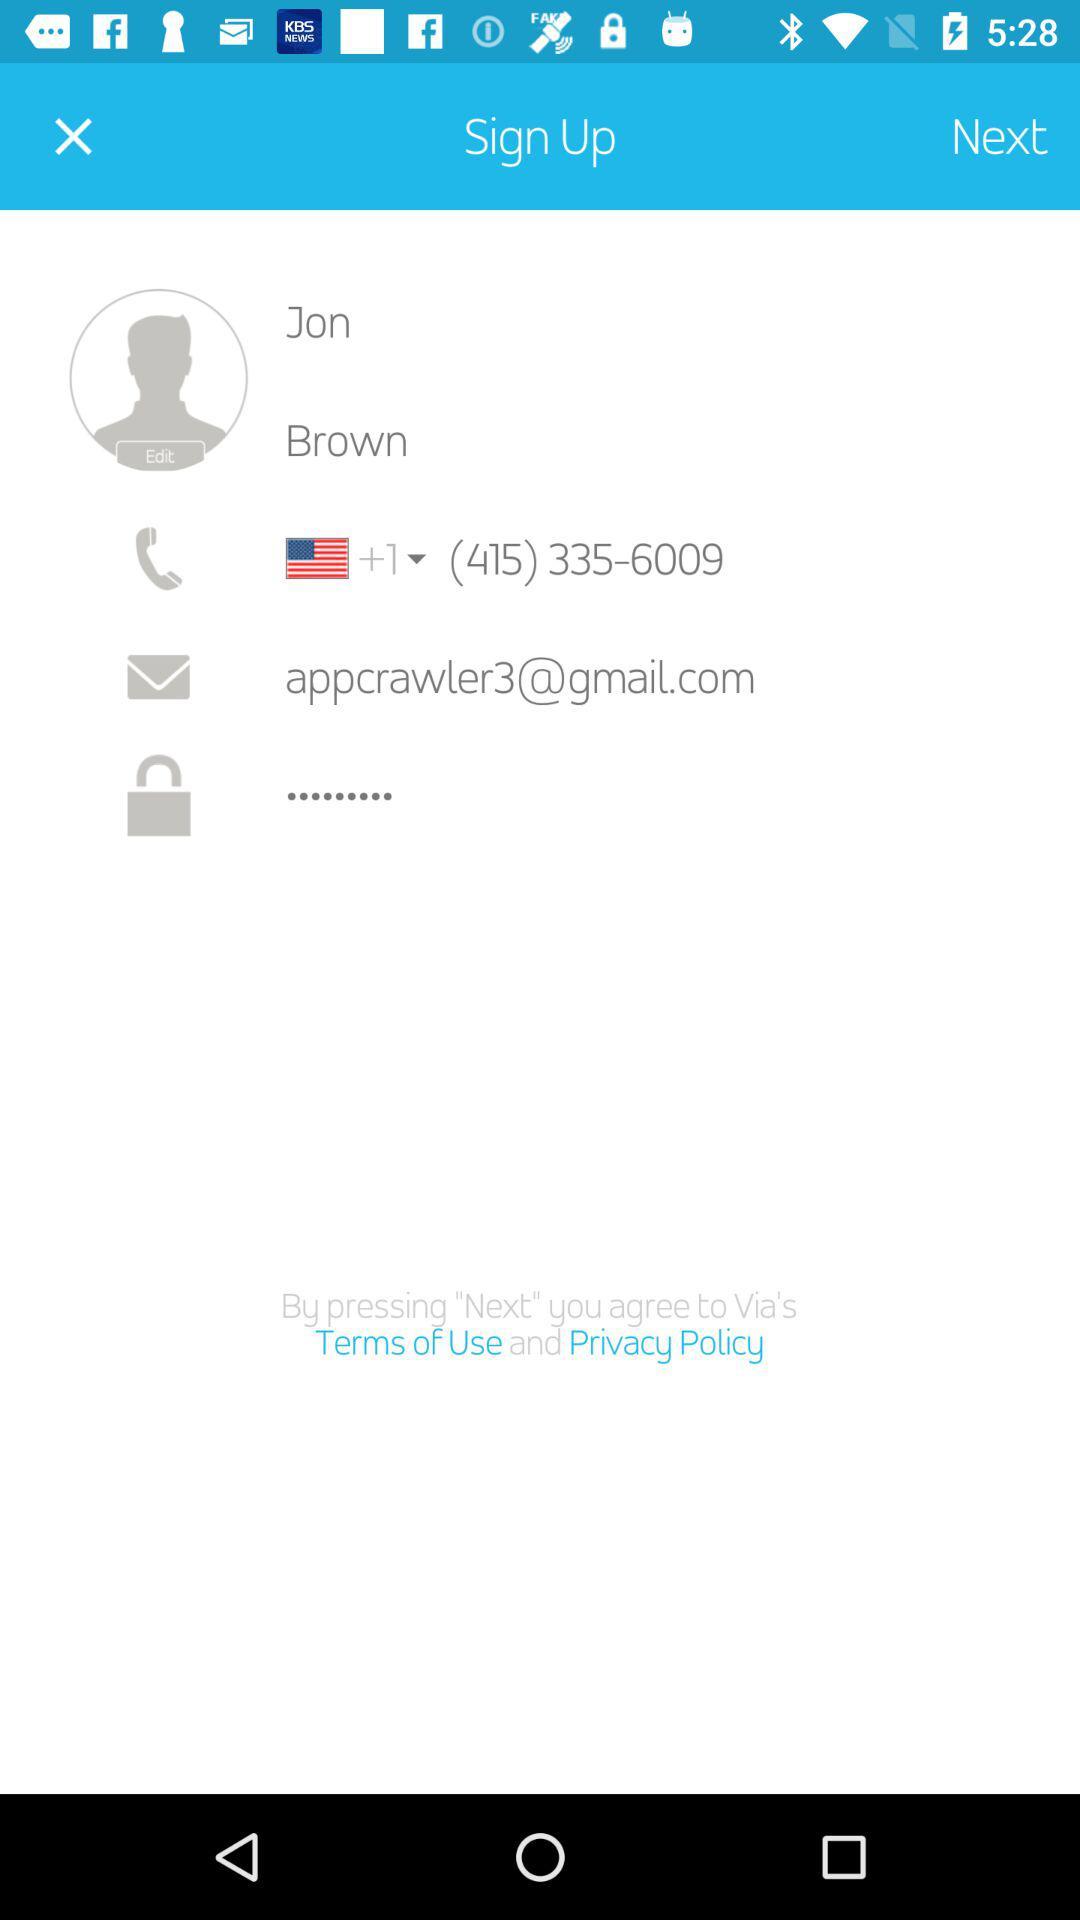  What do you see at coordinates (621, 558) in the screenshot?
I see `icon above appcrawler3@gmail.com icon` at bounding box center [621, 558].